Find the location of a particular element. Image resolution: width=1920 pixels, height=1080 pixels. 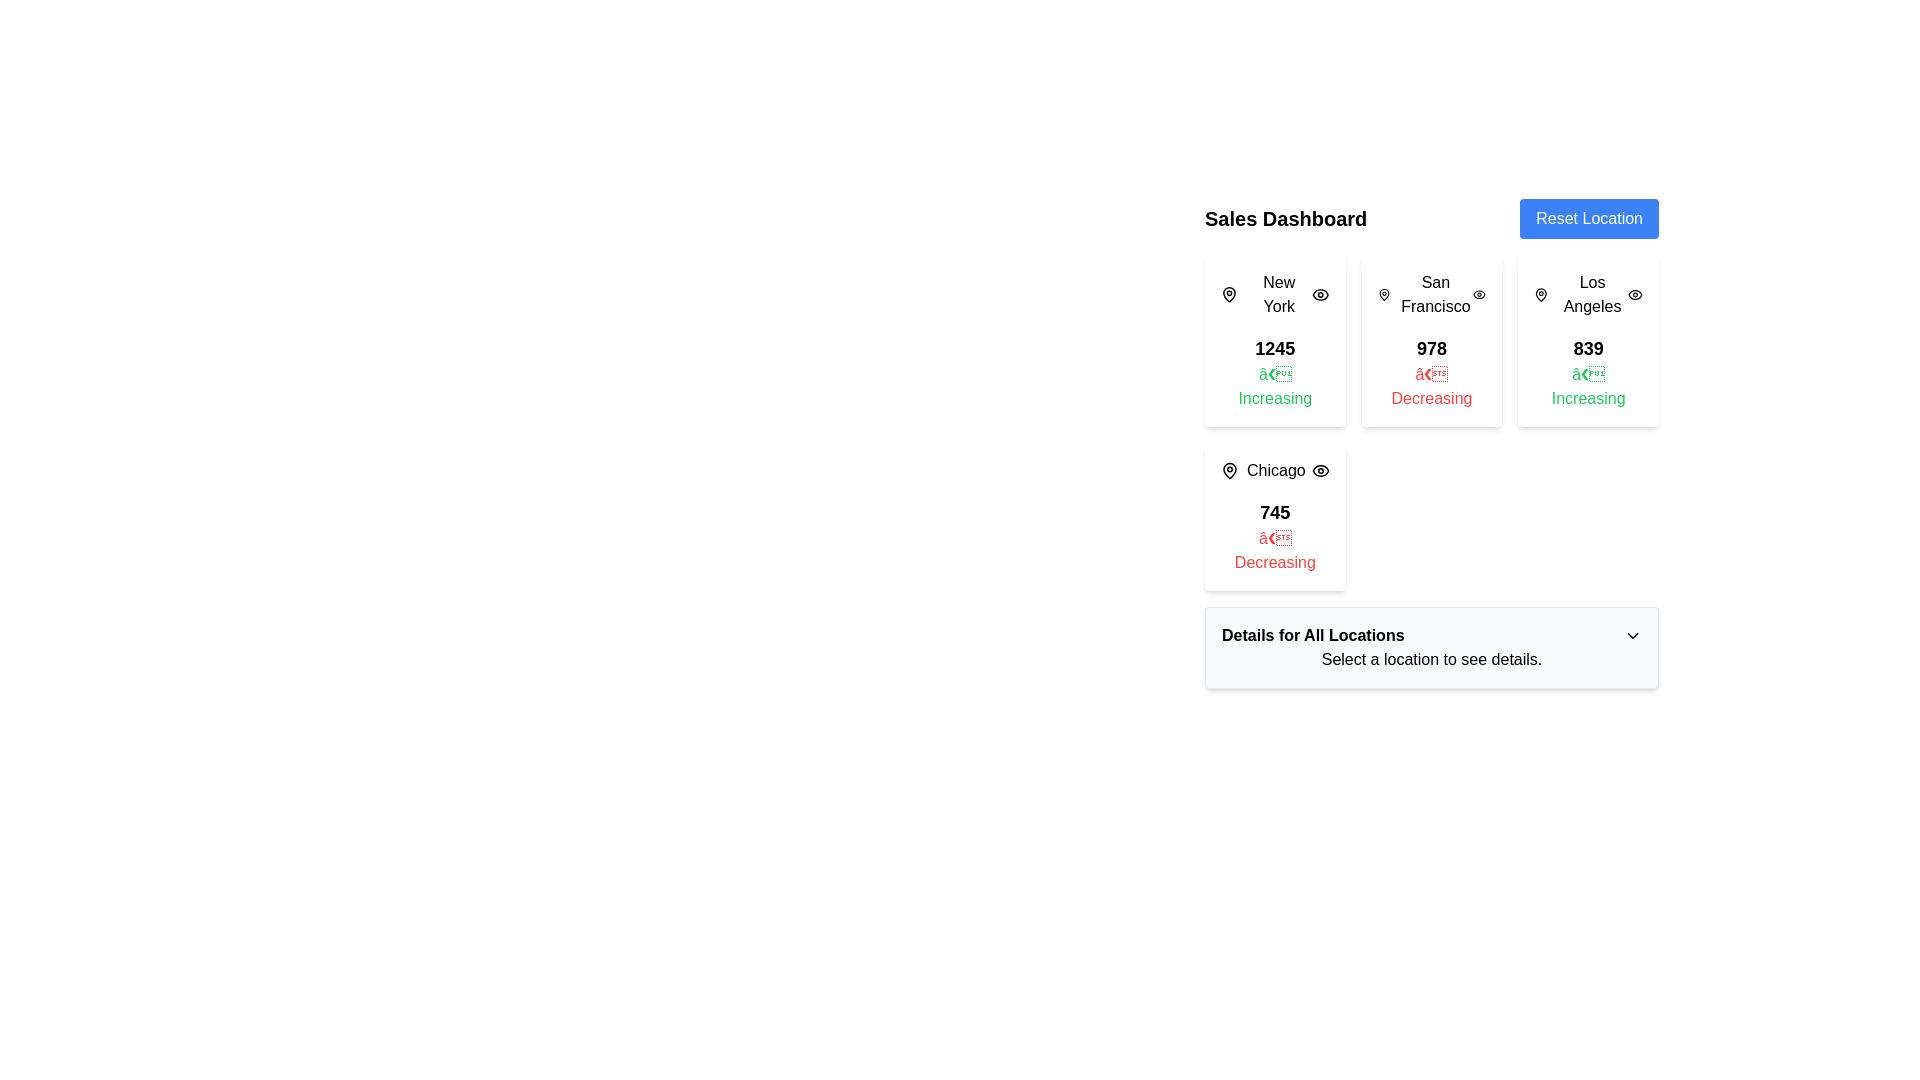

the eye icon located at the top right corner of the 'Los Angeles' card is located at coordinates (1635, 294).